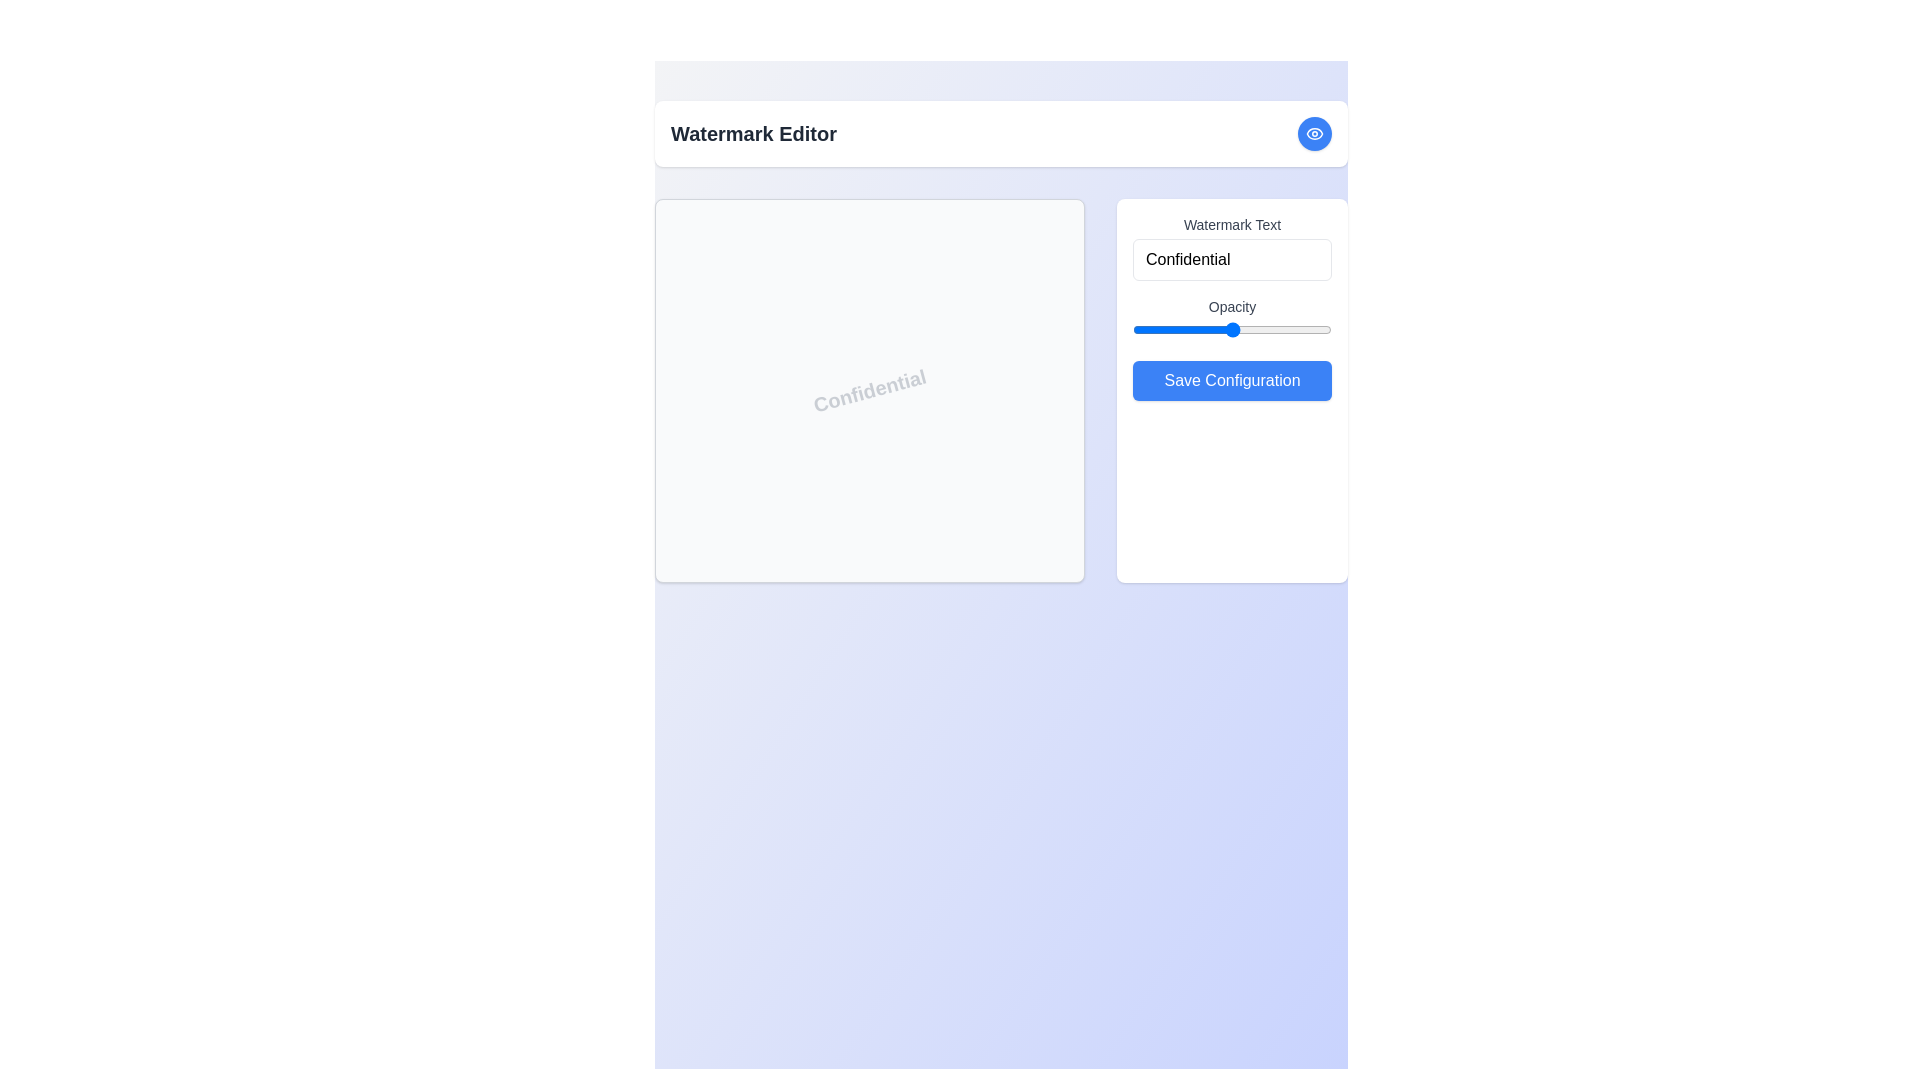  What do you see at coordinates (1231, 381) in the screenshot?
I see `the 'Save Configuration' button located at the bottom of the right-side panel beneath the 'Watermark Text' section` at bounding box center [1231, 381].